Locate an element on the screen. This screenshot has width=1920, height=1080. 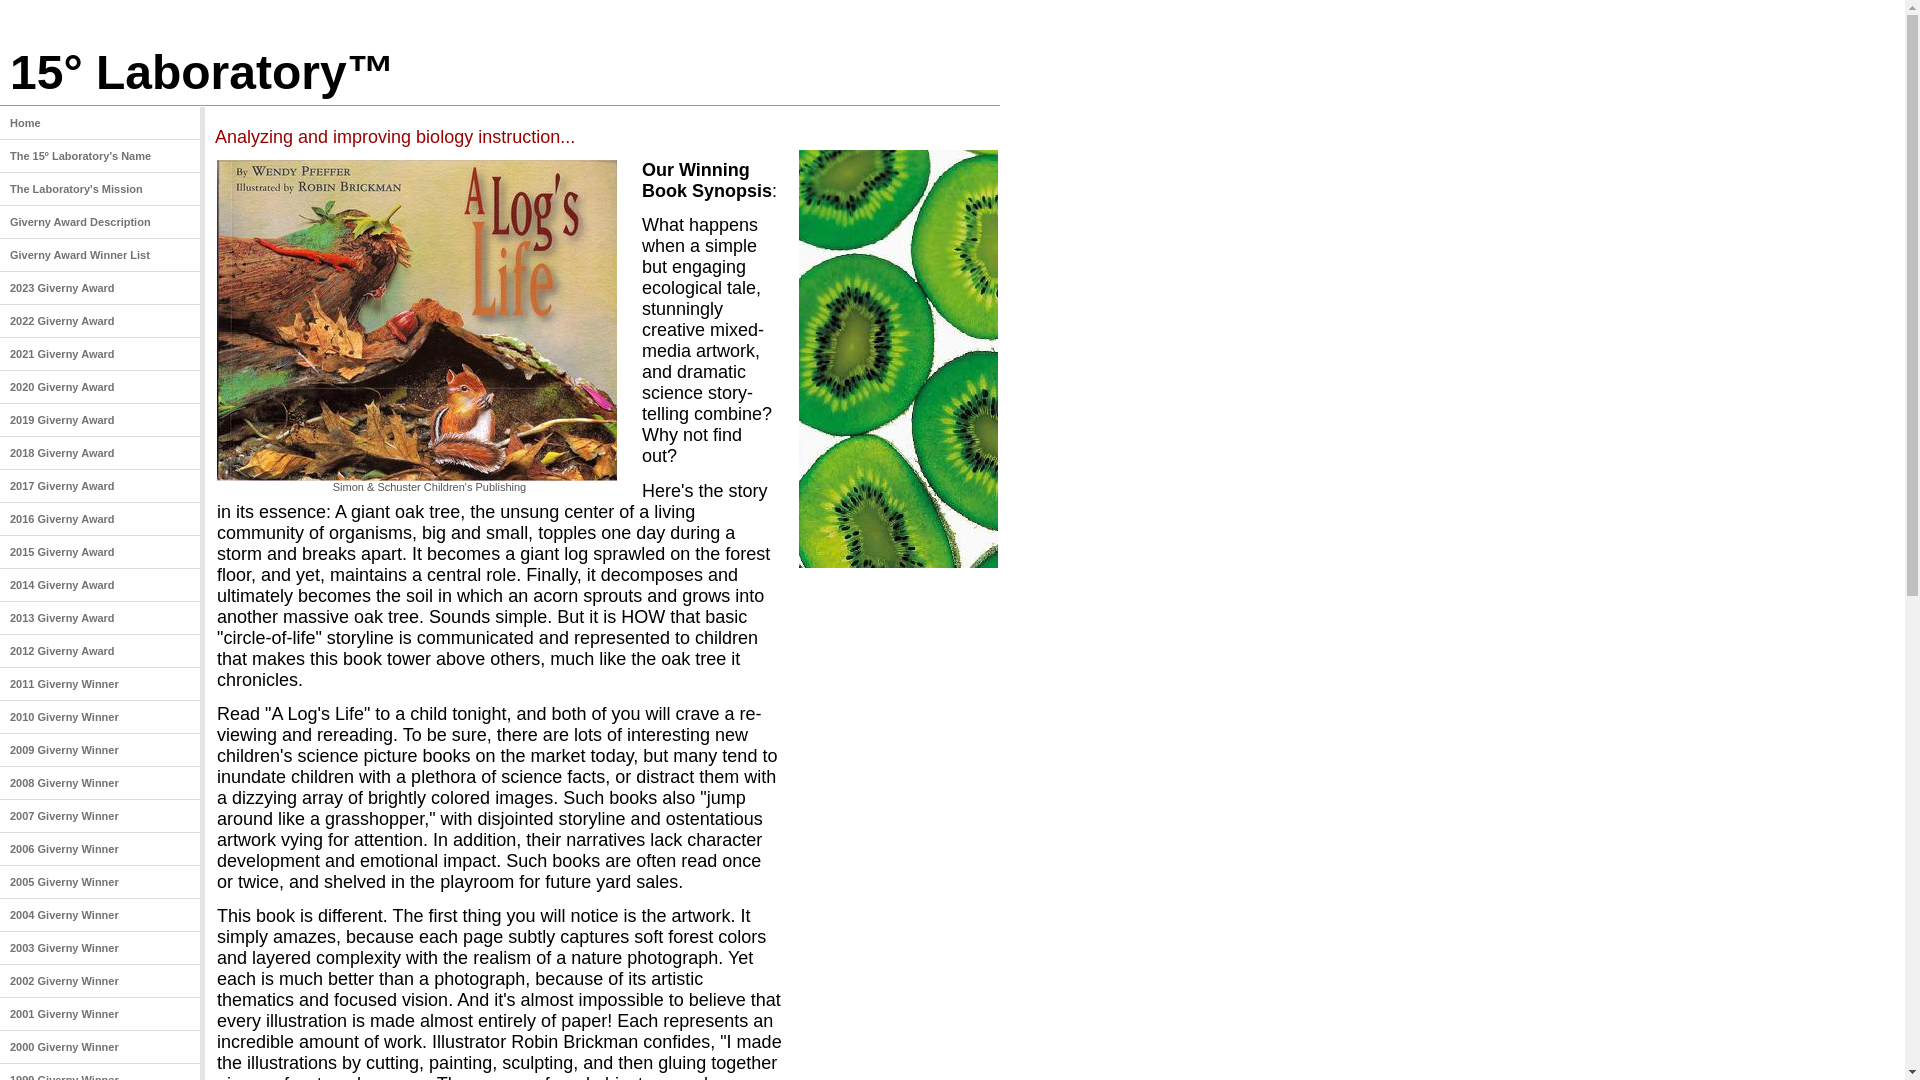
'2021 Giverny Award' is located at coordinates (99, 353).